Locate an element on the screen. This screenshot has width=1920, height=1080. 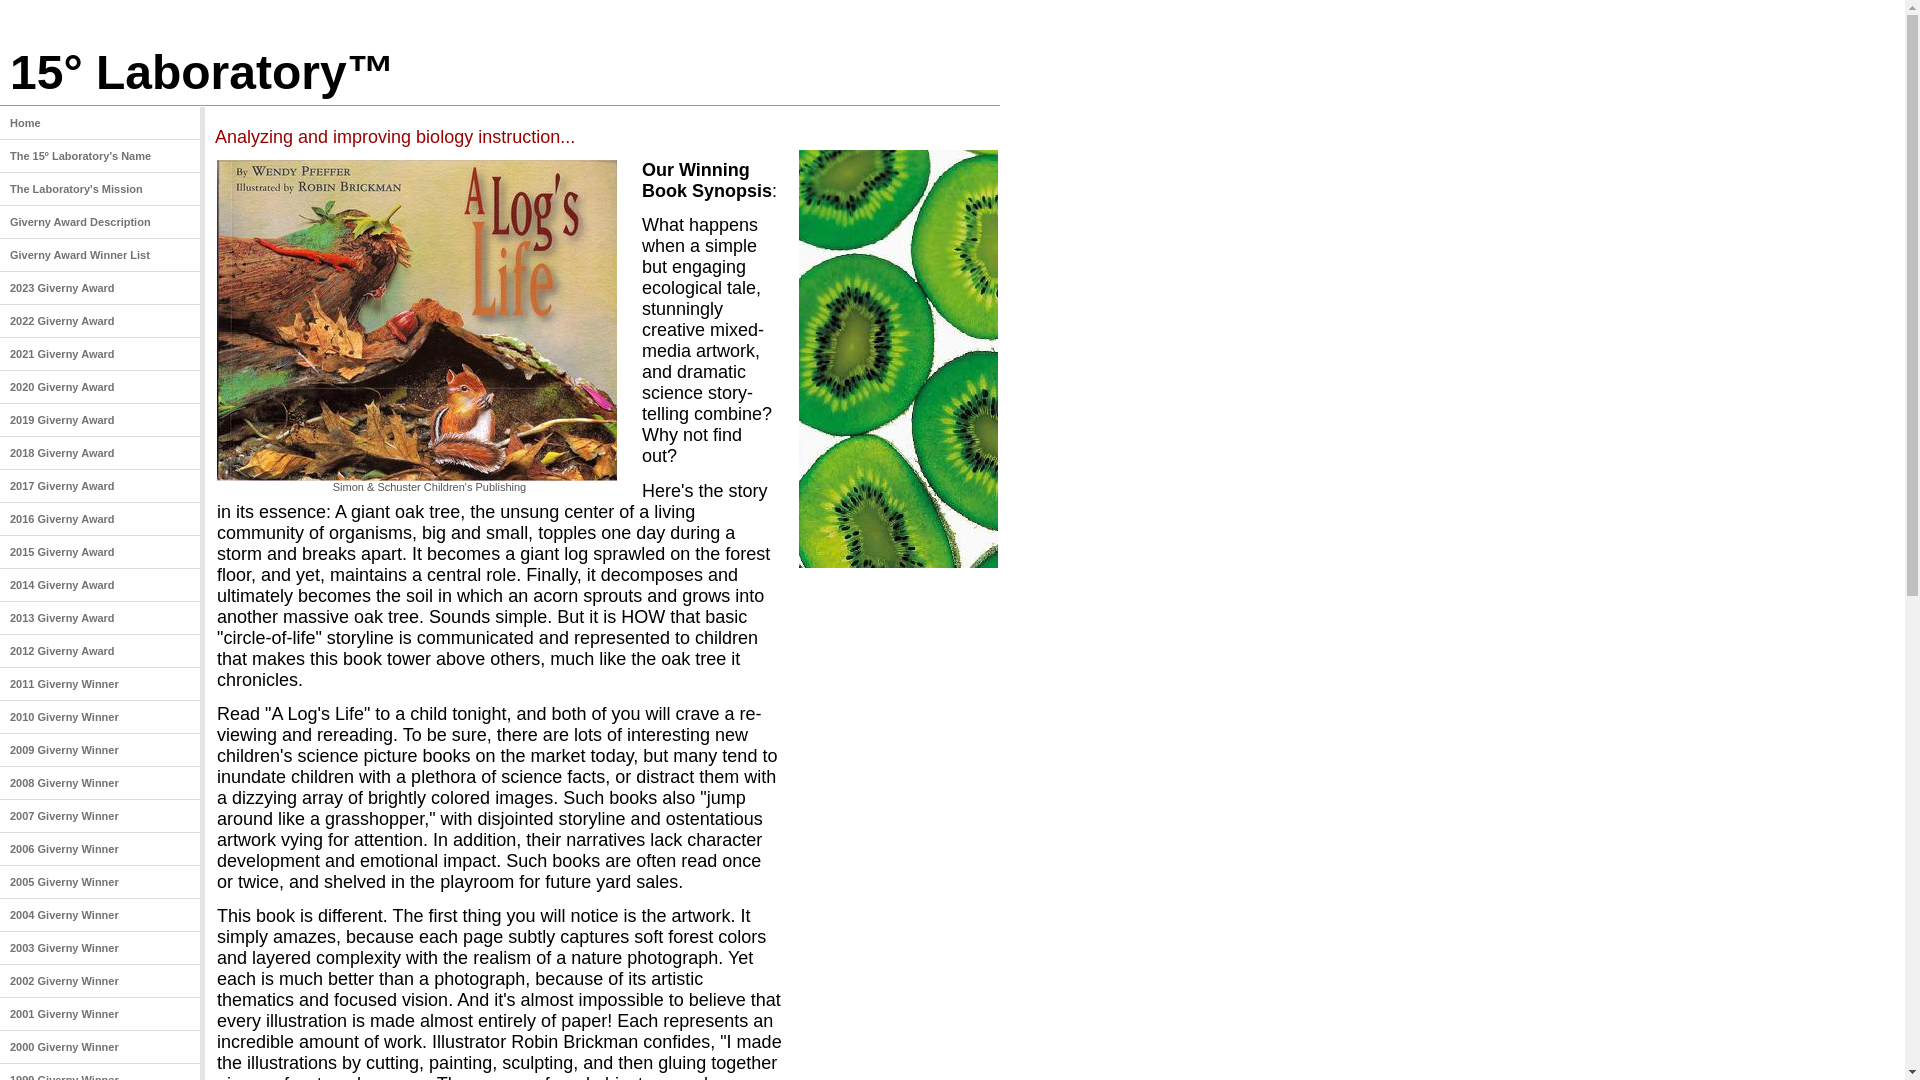
'2021 Giverny Award' is located at coordinates (99, 353).